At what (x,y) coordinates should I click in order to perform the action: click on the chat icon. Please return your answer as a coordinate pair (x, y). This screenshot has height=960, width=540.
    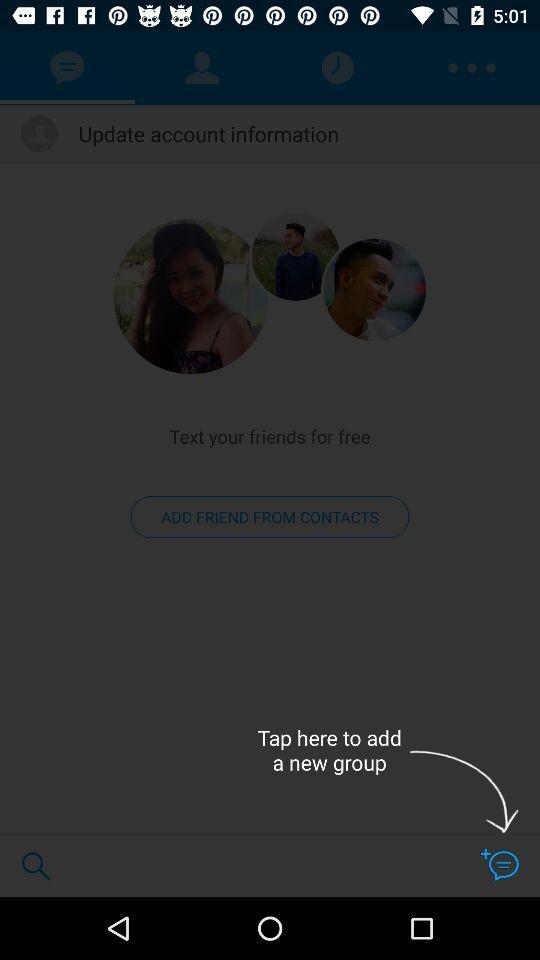
    Looking at the image, I should click on (498, 864).